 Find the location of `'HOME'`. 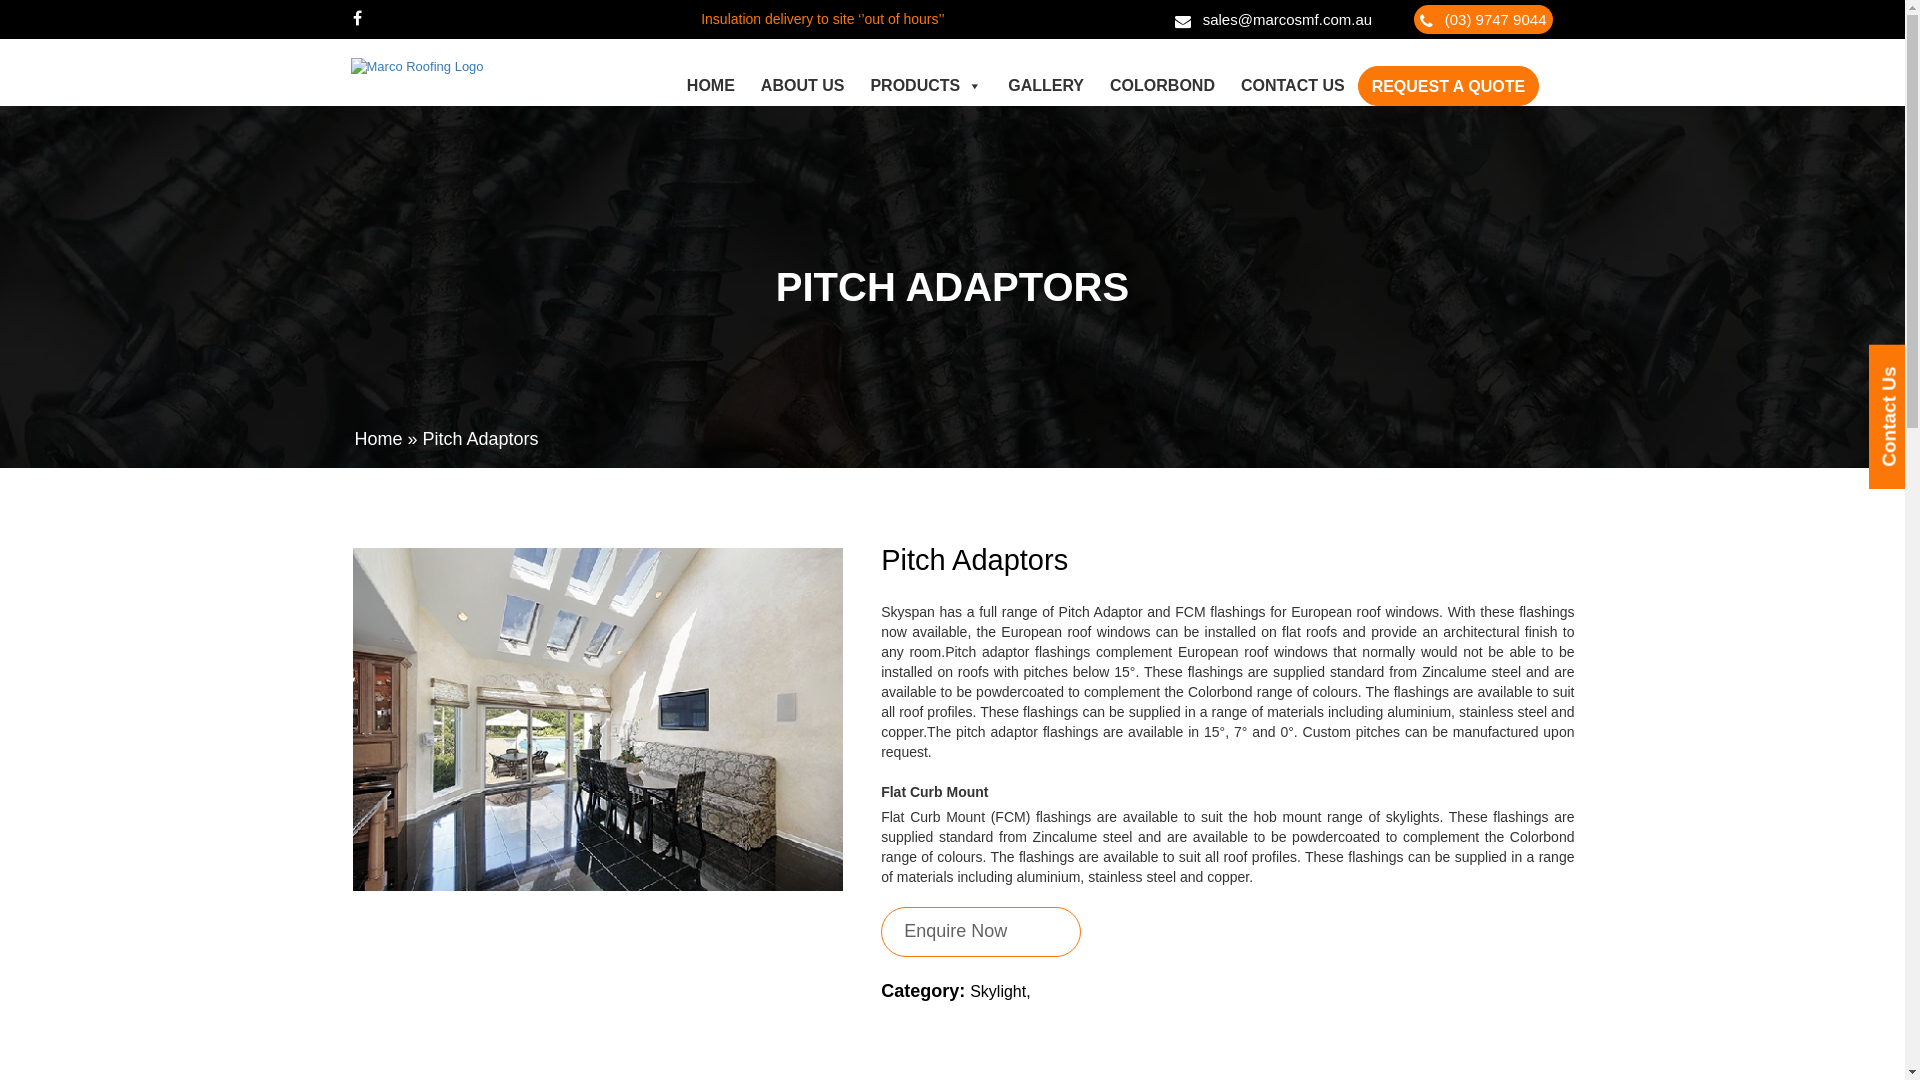

'HOME' is located at coordinates (710, 84).